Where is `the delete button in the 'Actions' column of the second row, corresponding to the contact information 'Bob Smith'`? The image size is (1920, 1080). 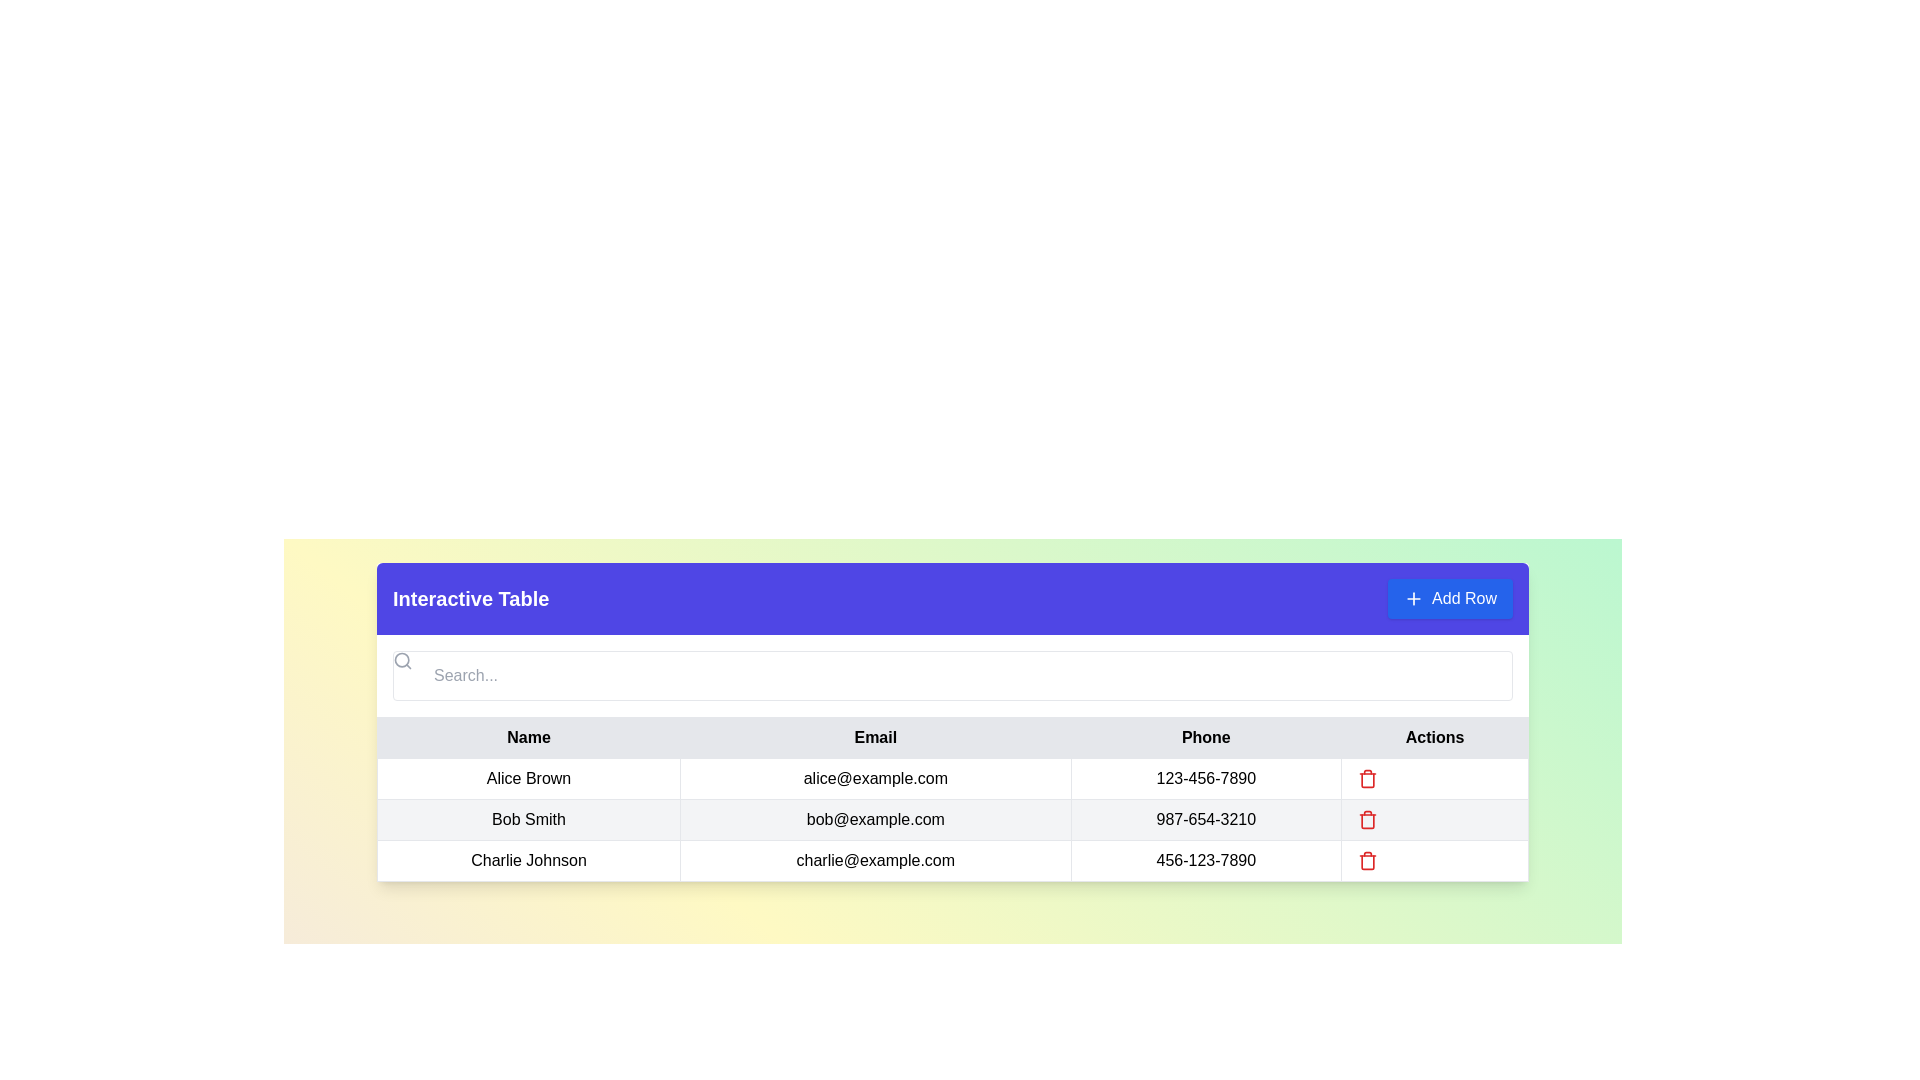 the delete button in the 'Actions' column of the second row, corresponding to the contact information 'Bob Smith' is located at coordinates (1367, 820).